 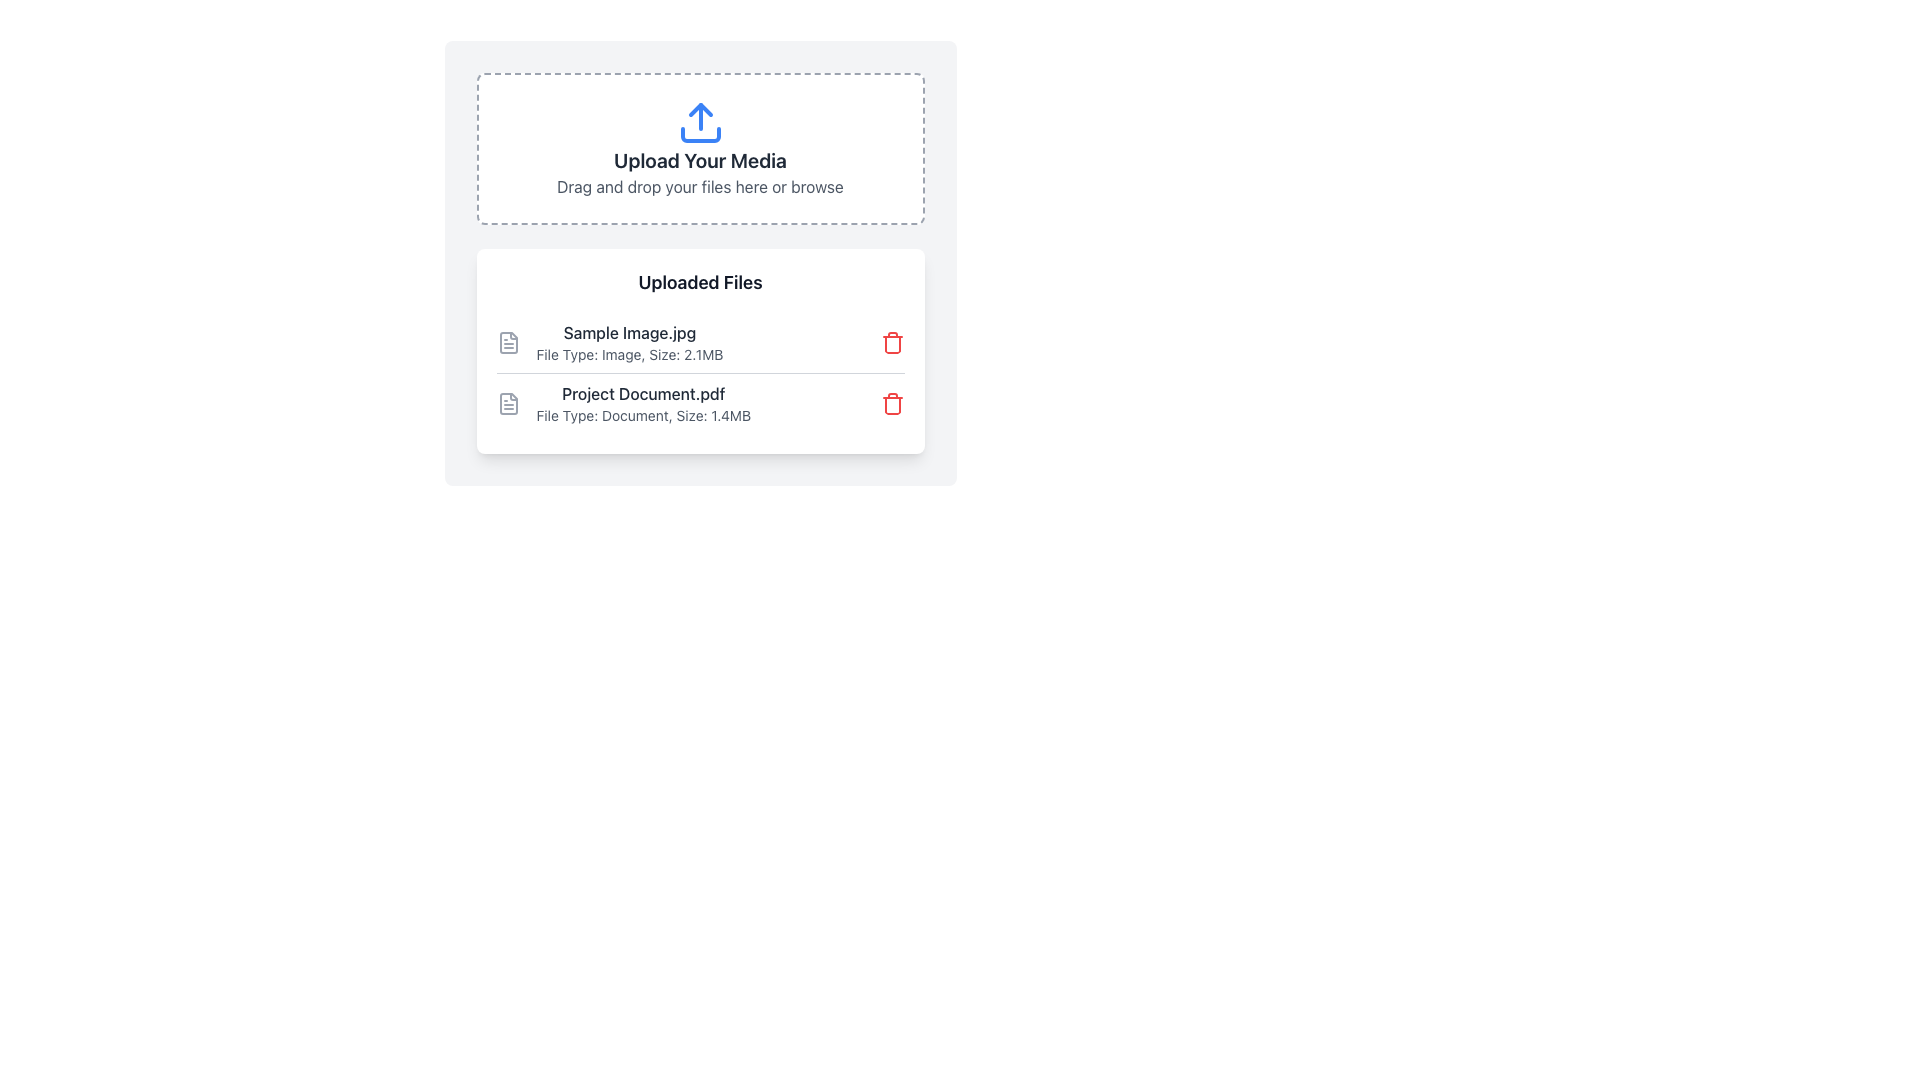 I want to click on the upward-pointing blue arrow icon within the dashed-border rectangular area labeled 'Upload Your Media', so click(x=700, y=123).